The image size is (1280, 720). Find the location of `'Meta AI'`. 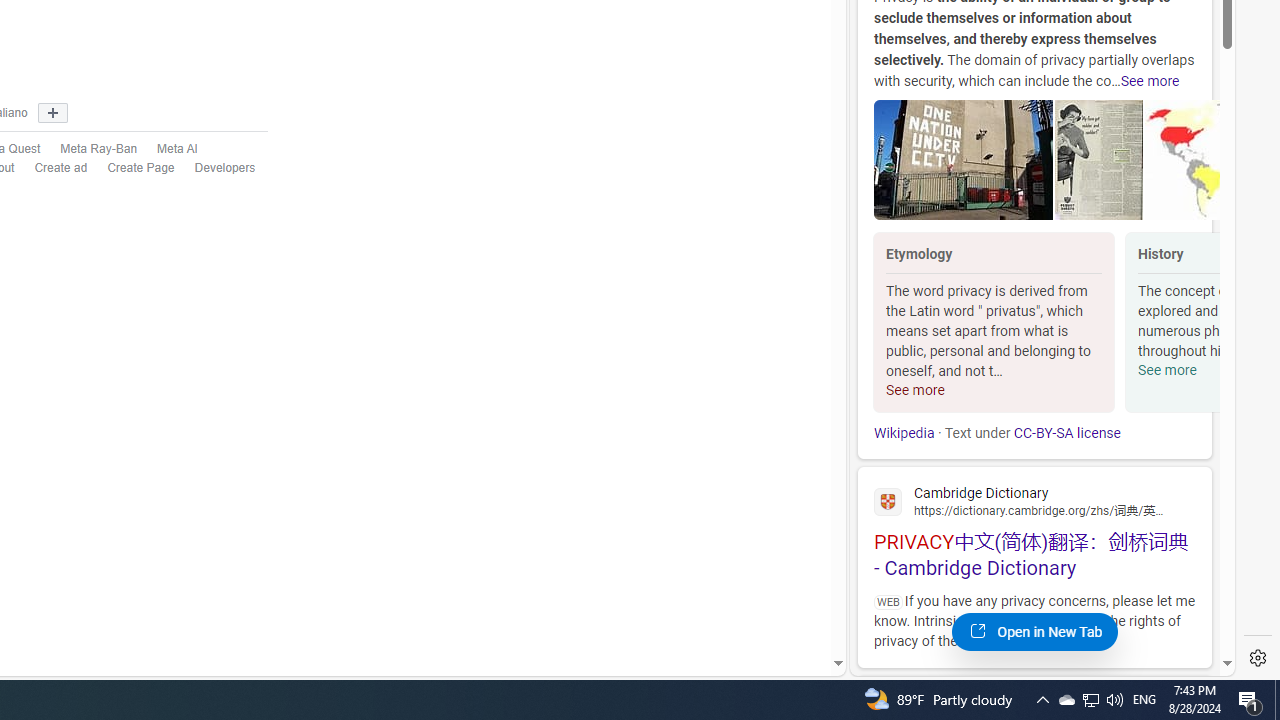

'Meta AI' is located at coordinates (167, 148).